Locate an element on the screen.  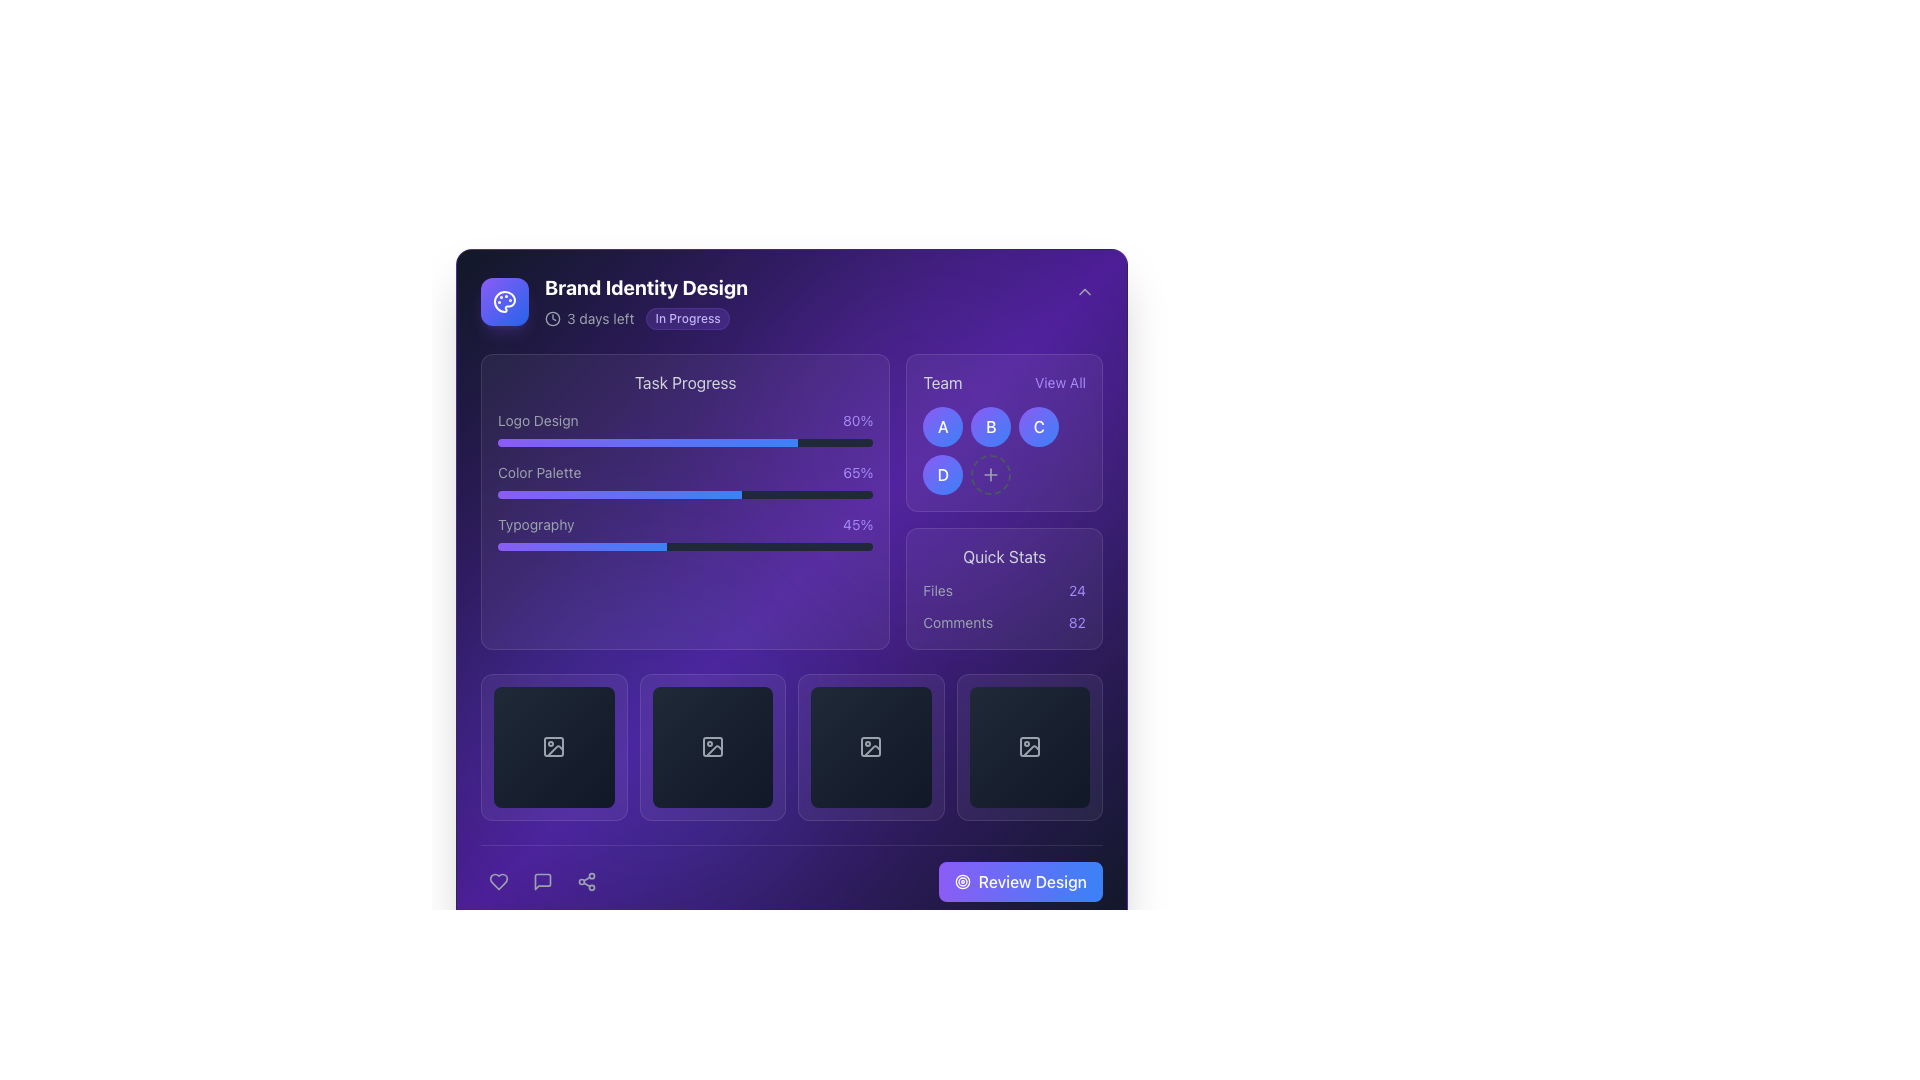
the circular button with a gradient background from violet to blue that has a white 'A' character in the center, located at the top-left corner of the 'Team' section is located at coordinates (942, 426).